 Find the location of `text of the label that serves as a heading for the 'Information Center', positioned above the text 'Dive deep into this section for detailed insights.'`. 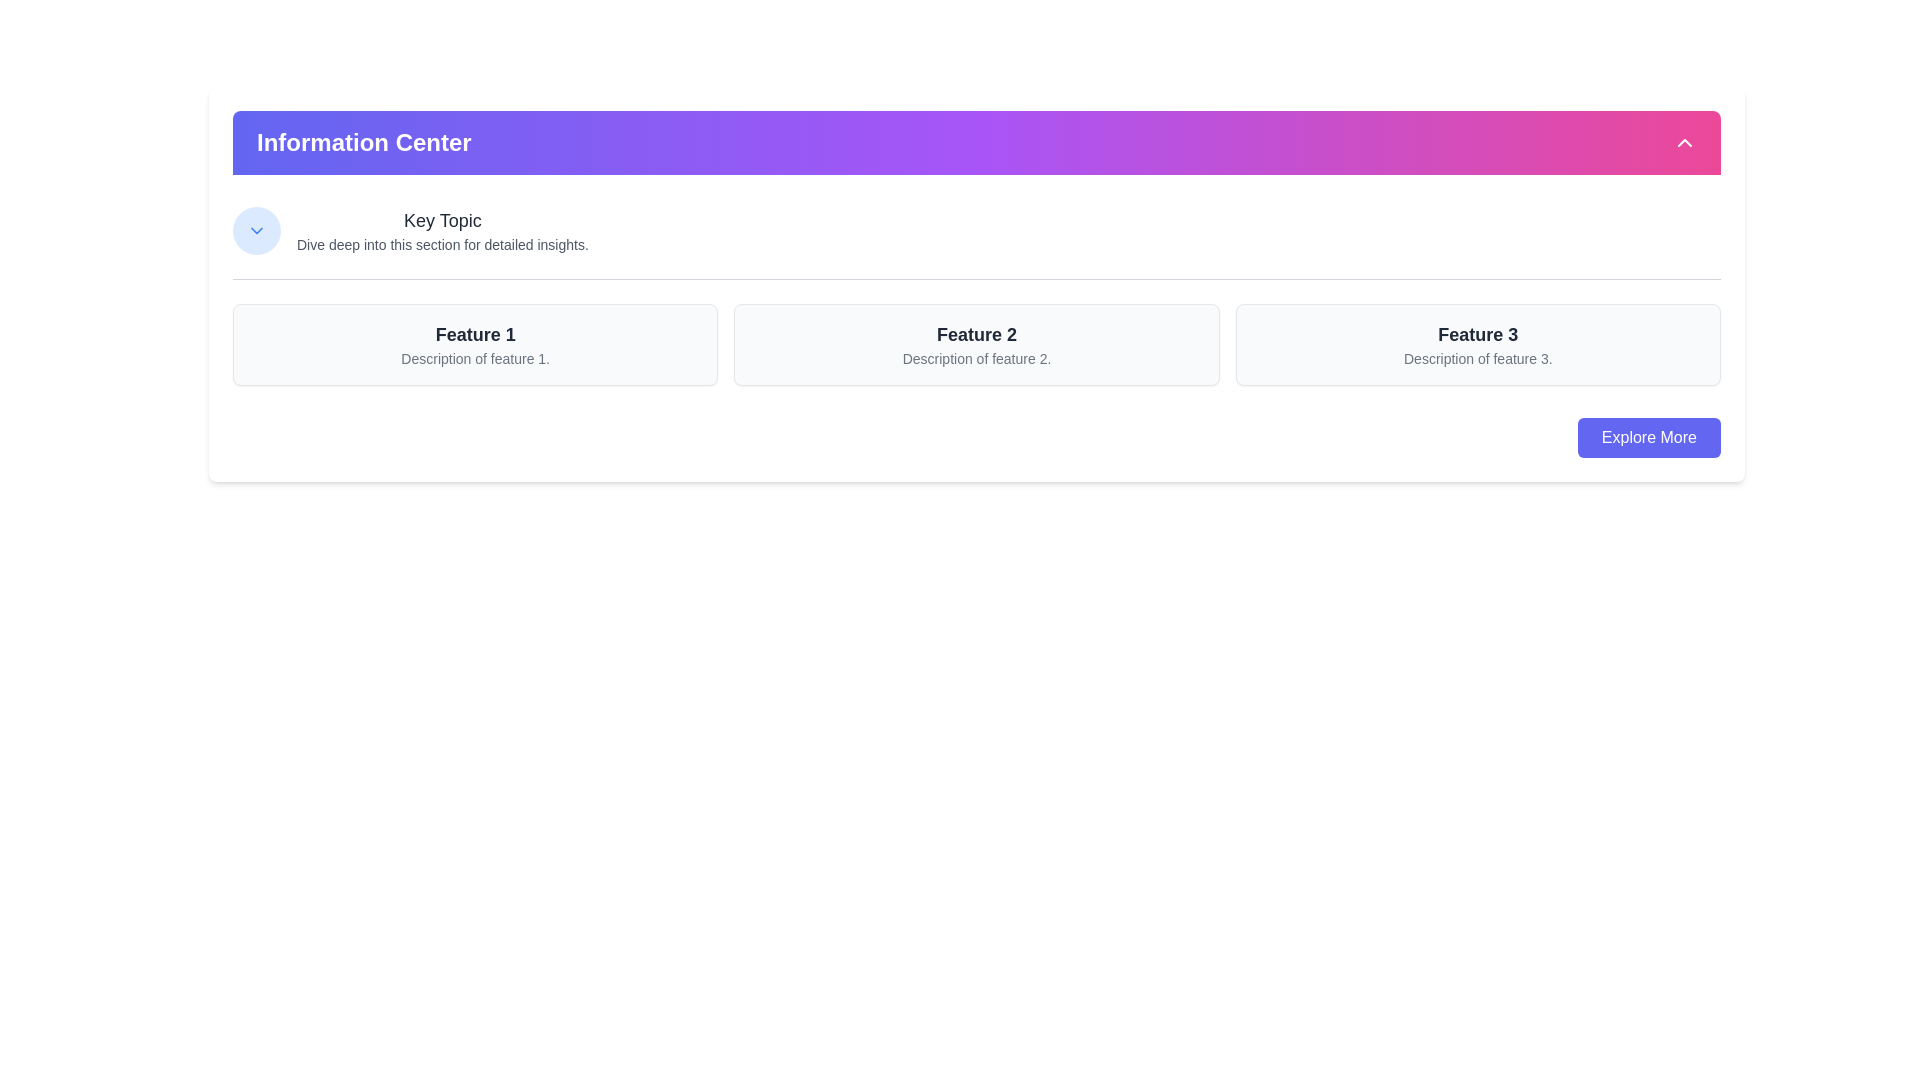

text of the label that serves as a heading for the 'Information Center', positioned above the text 'Dive deep into this section for detailed insights.' is located at coordinates (441, 220).